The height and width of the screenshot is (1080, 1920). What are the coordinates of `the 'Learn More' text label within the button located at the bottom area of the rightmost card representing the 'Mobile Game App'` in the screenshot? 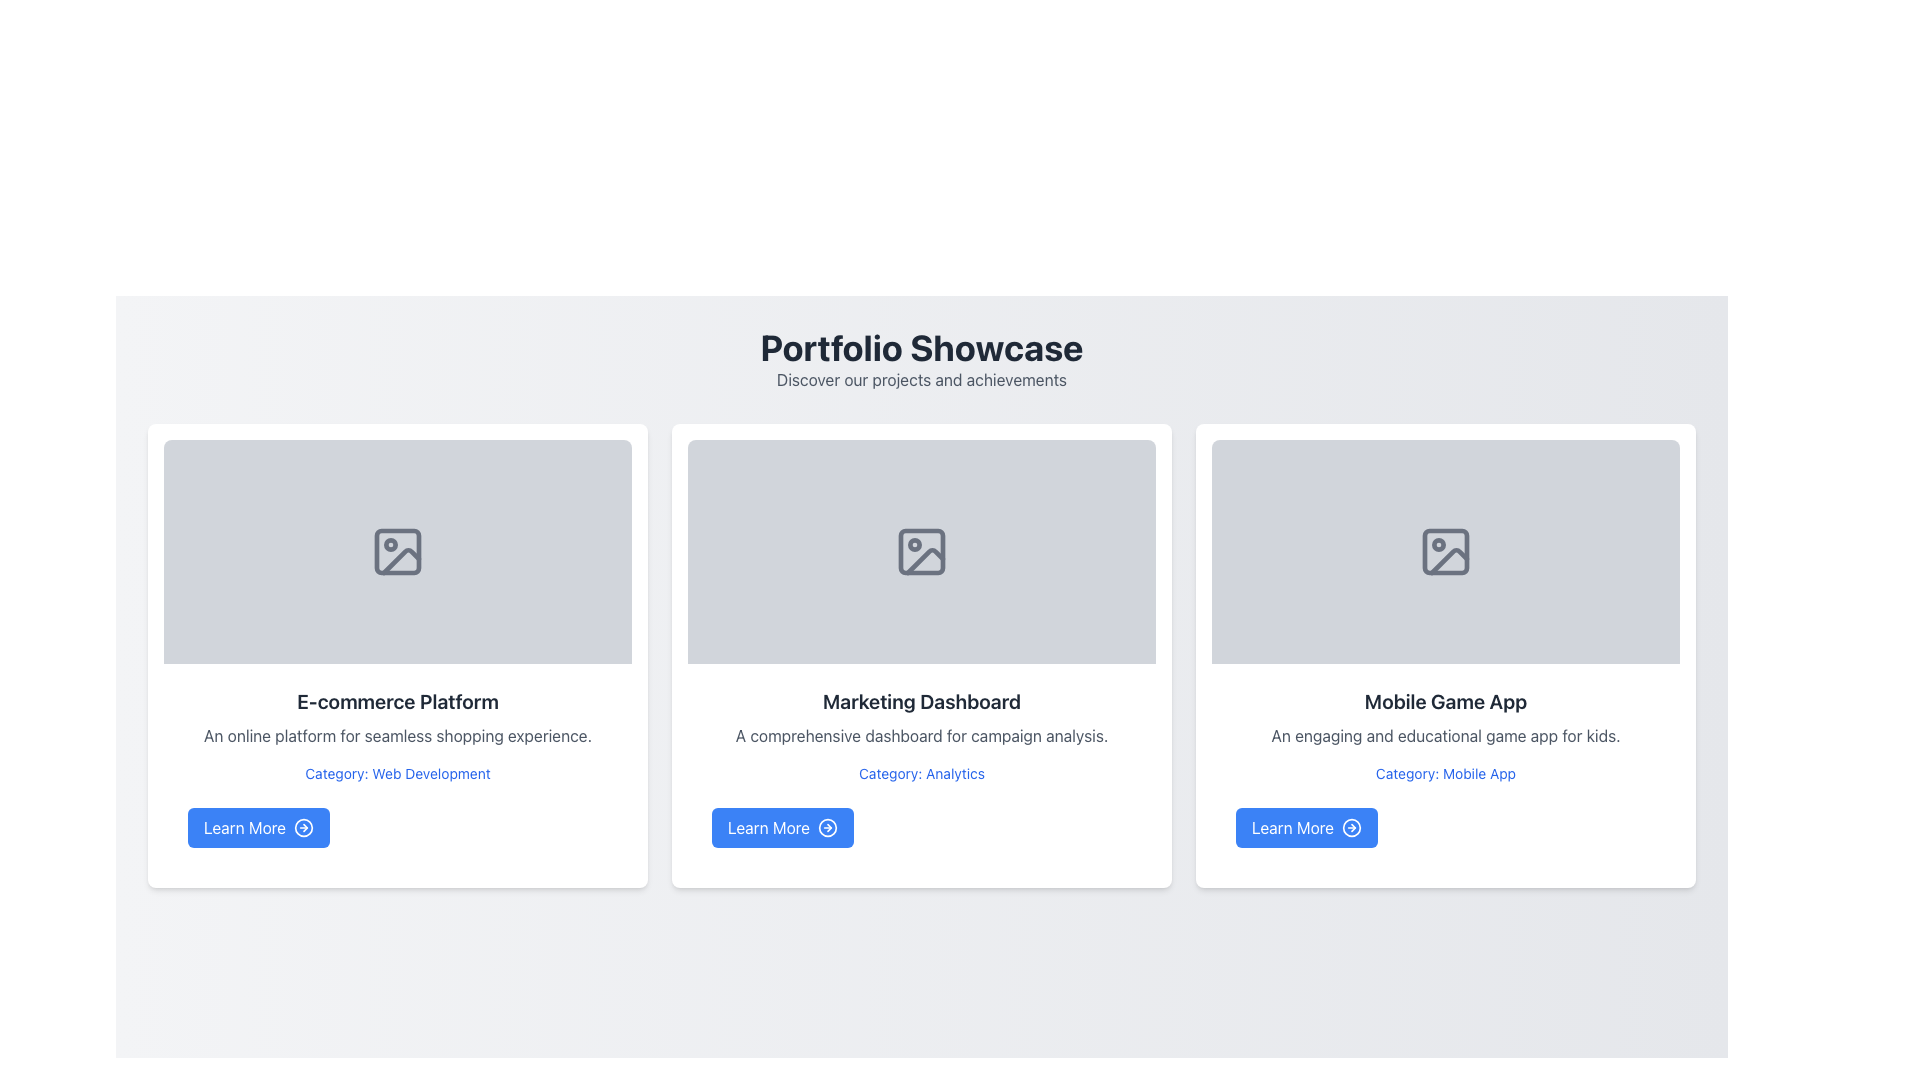 It's located at (1293, 828).